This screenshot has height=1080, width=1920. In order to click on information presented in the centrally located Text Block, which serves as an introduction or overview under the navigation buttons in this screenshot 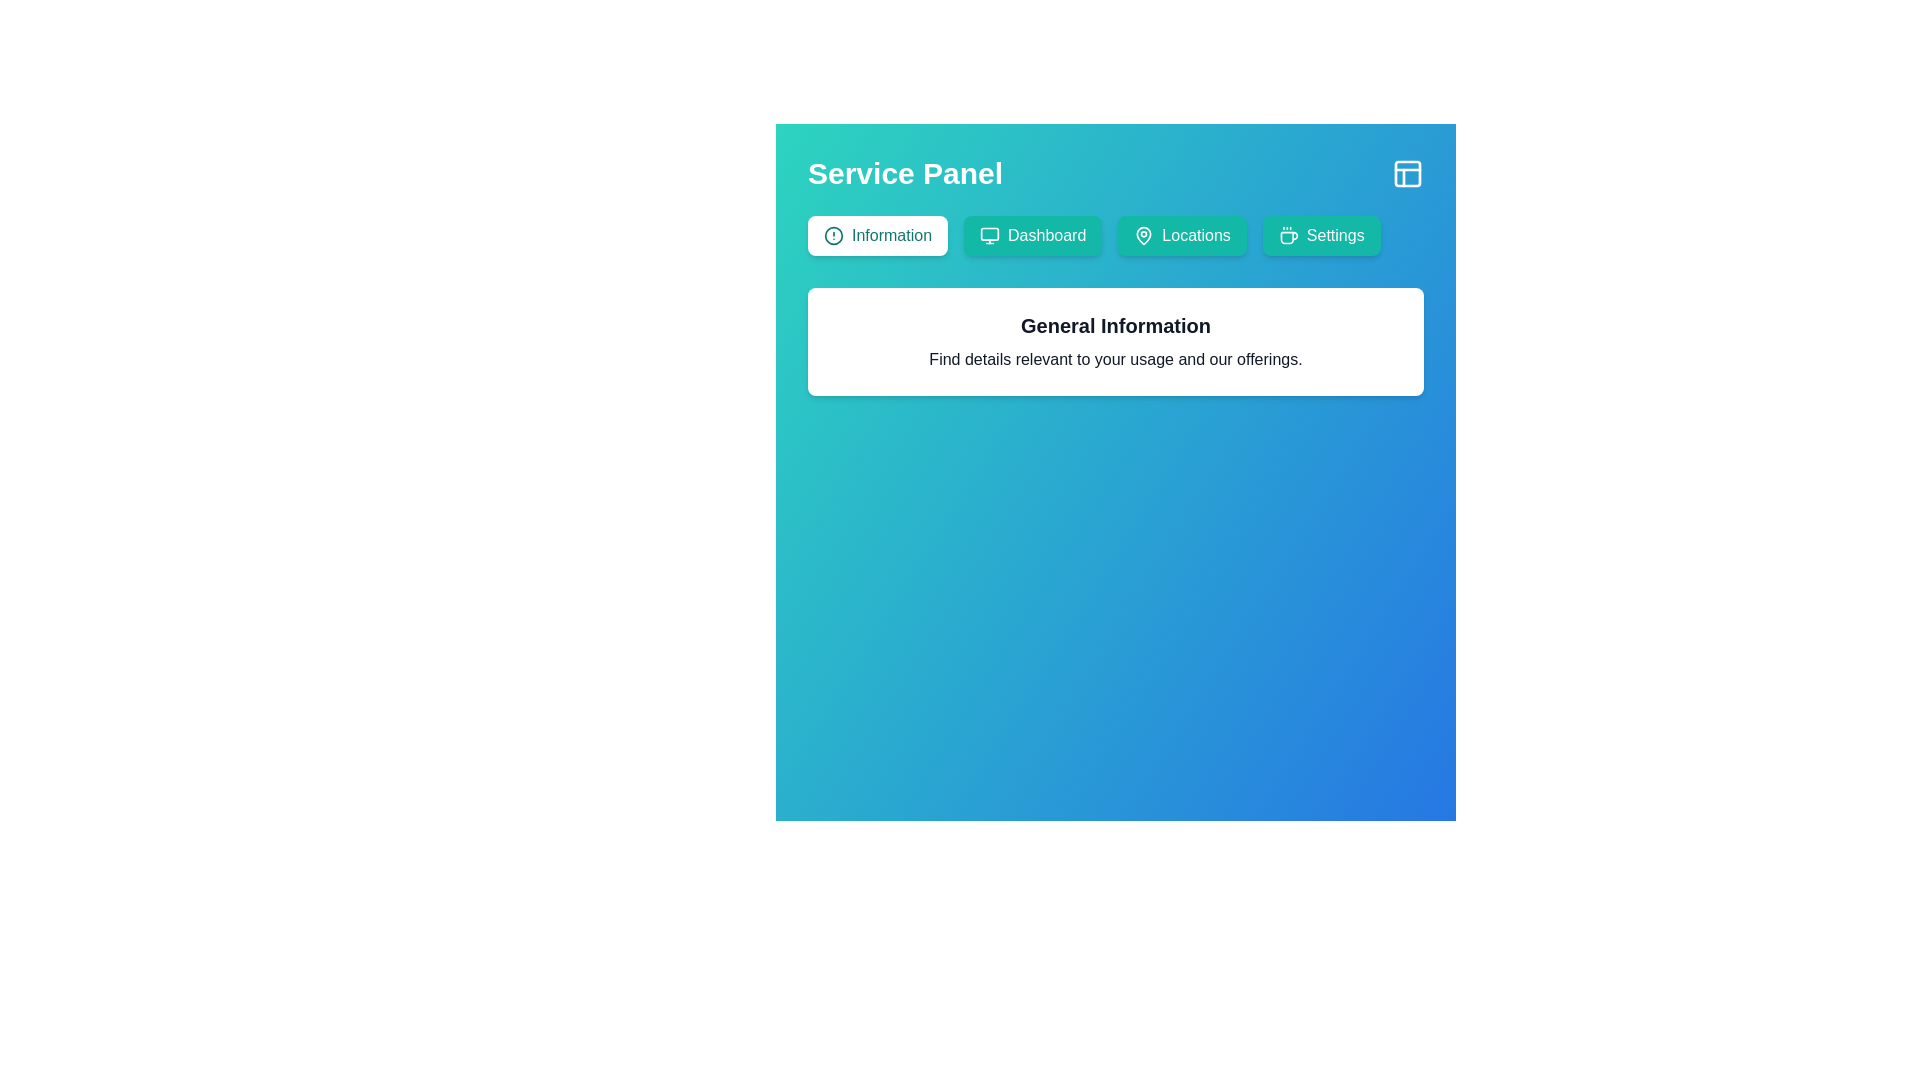, I will do `click(1115, 341)`.